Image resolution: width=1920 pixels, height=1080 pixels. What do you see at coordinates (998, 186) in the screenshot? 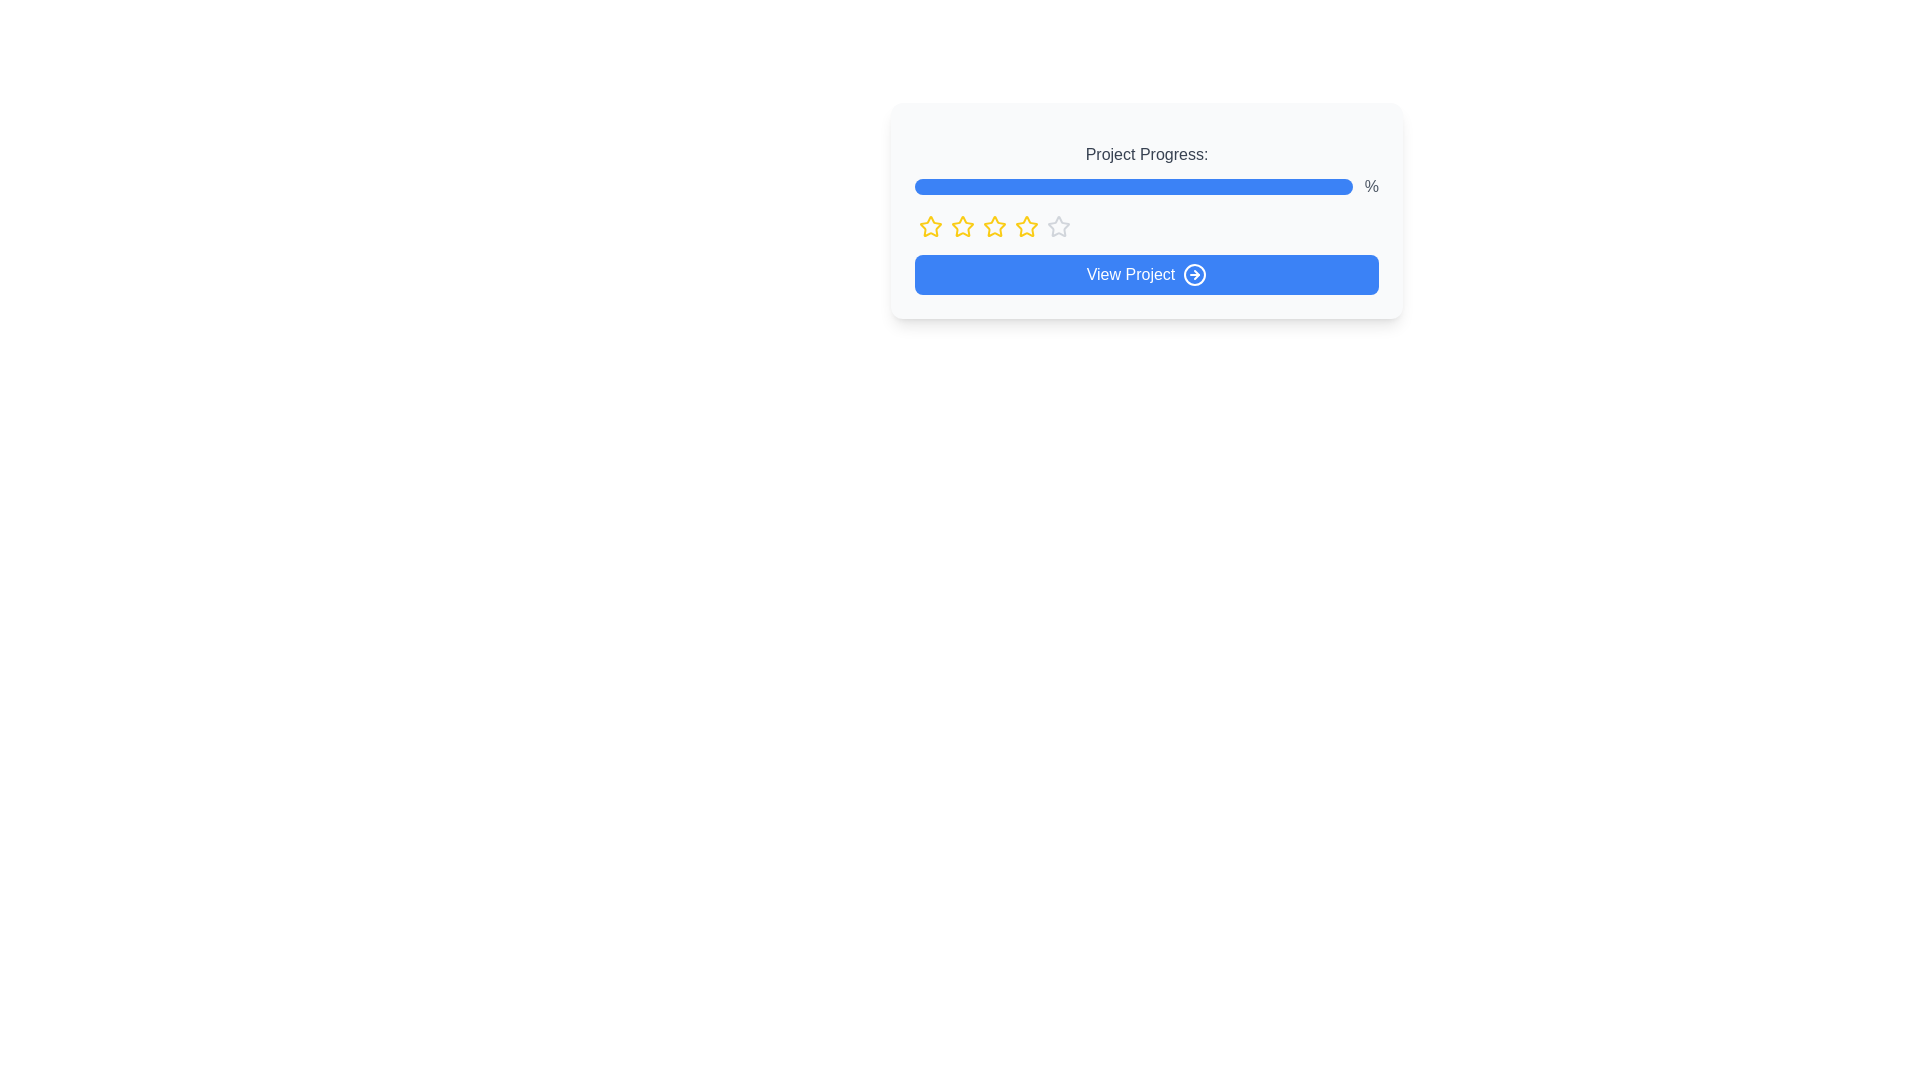
I see `progress` at bounding box center [998, 186].